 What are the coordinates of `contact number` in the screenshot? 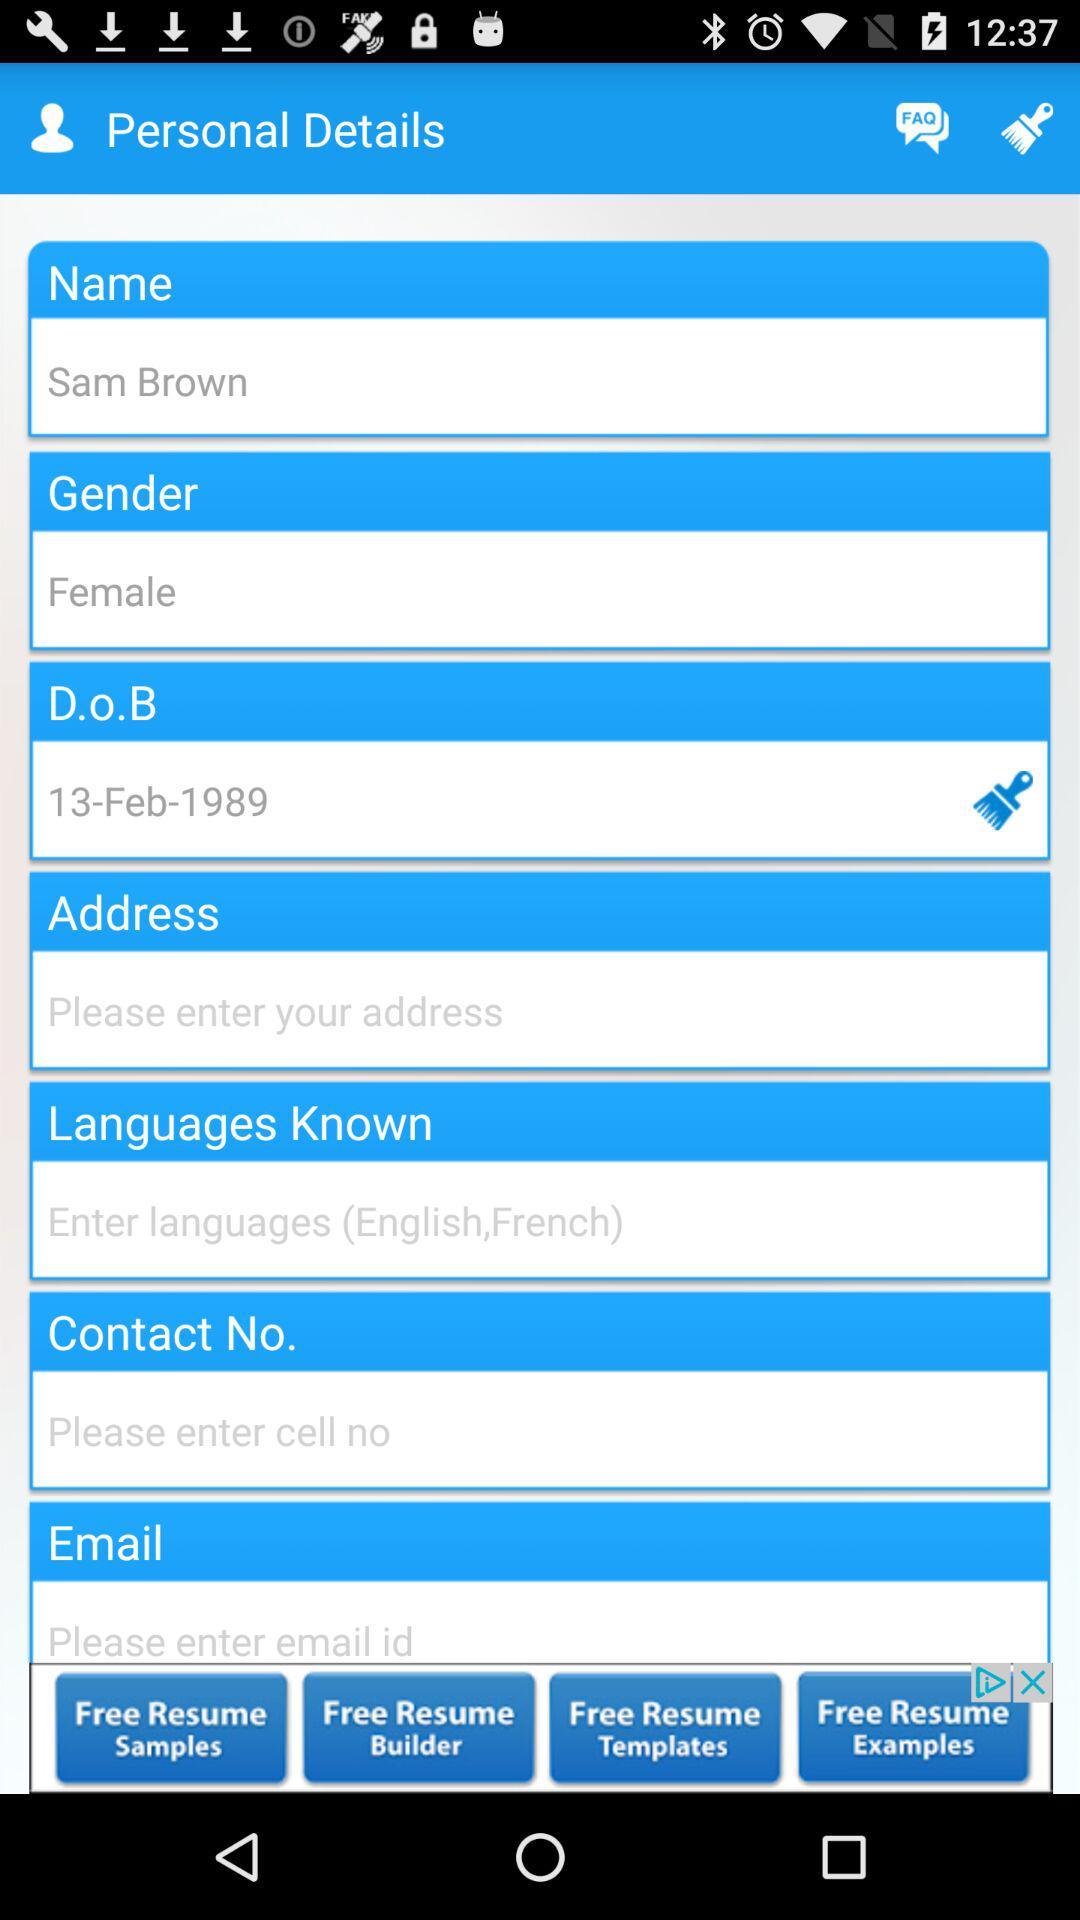 It's located at (540, 1429).